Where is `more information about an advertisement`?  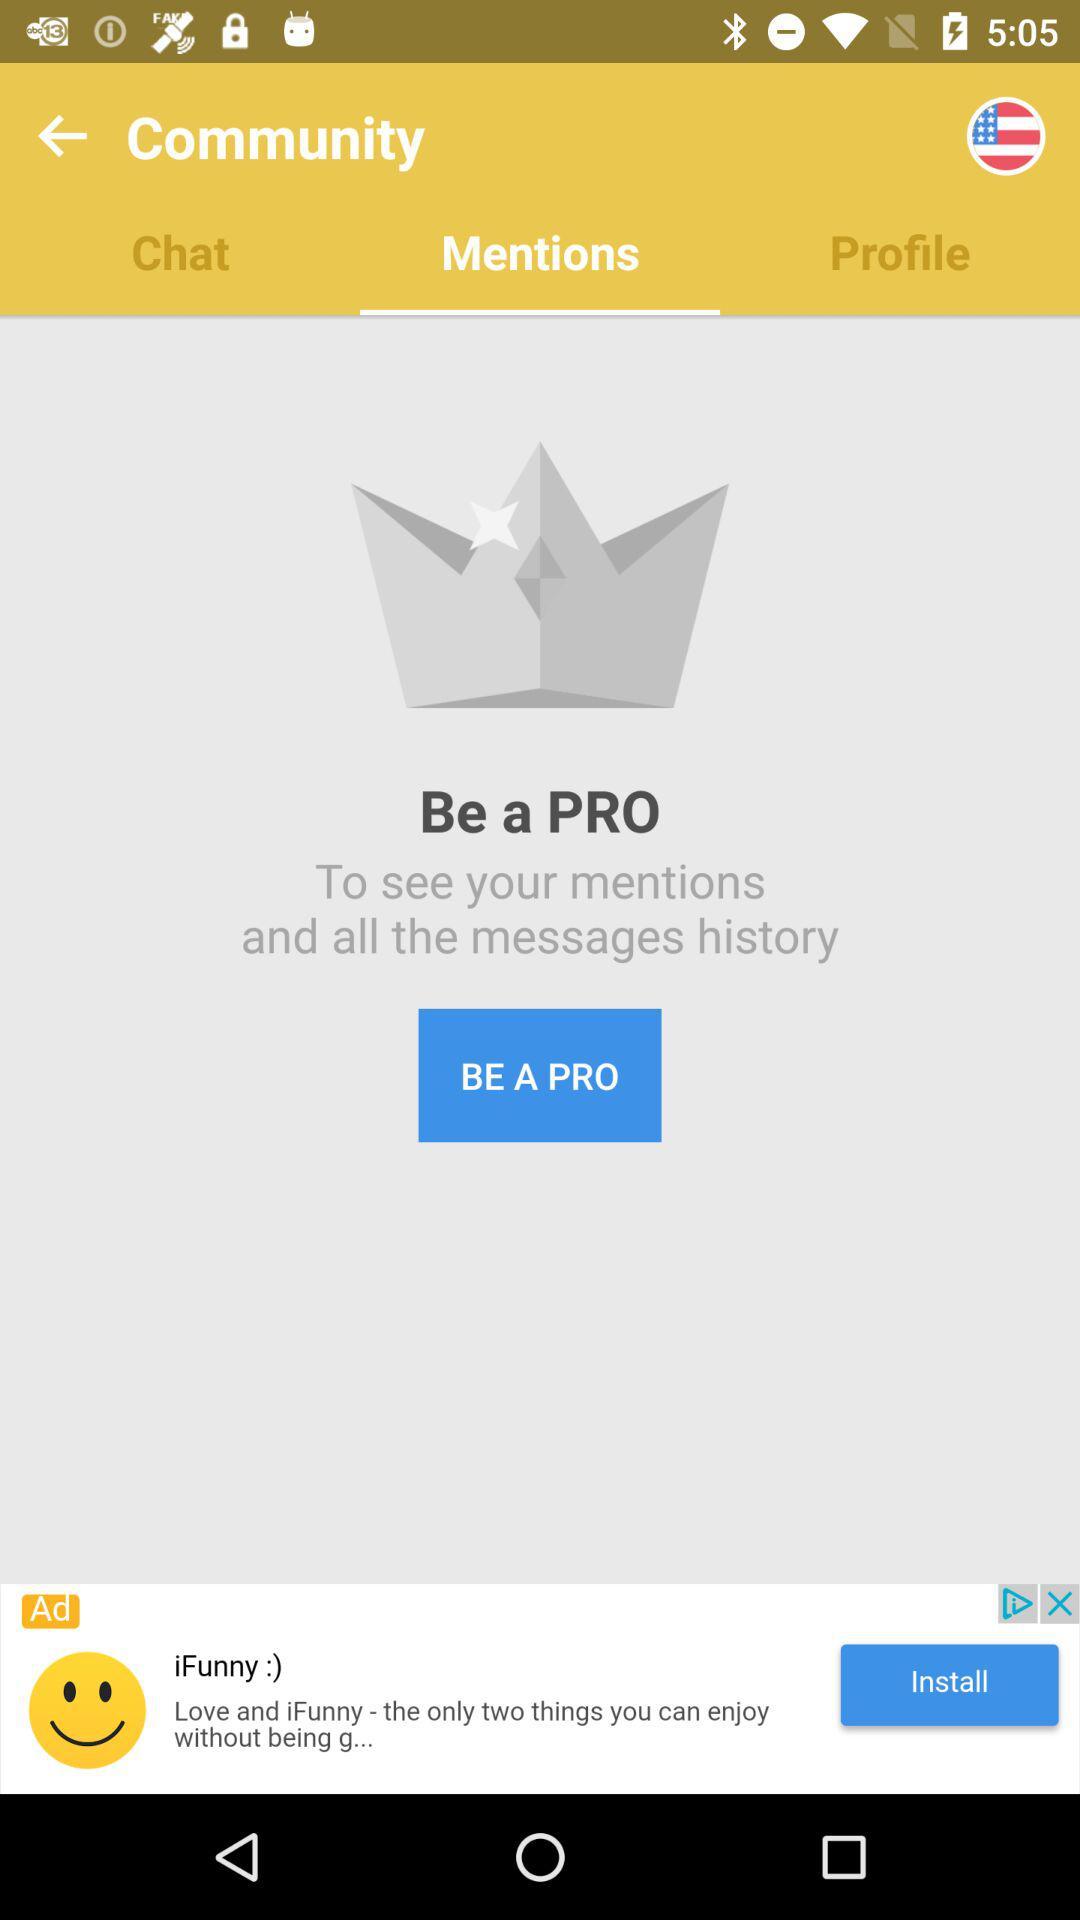
more information about an advertisement is located at coordinates (540, 1688).